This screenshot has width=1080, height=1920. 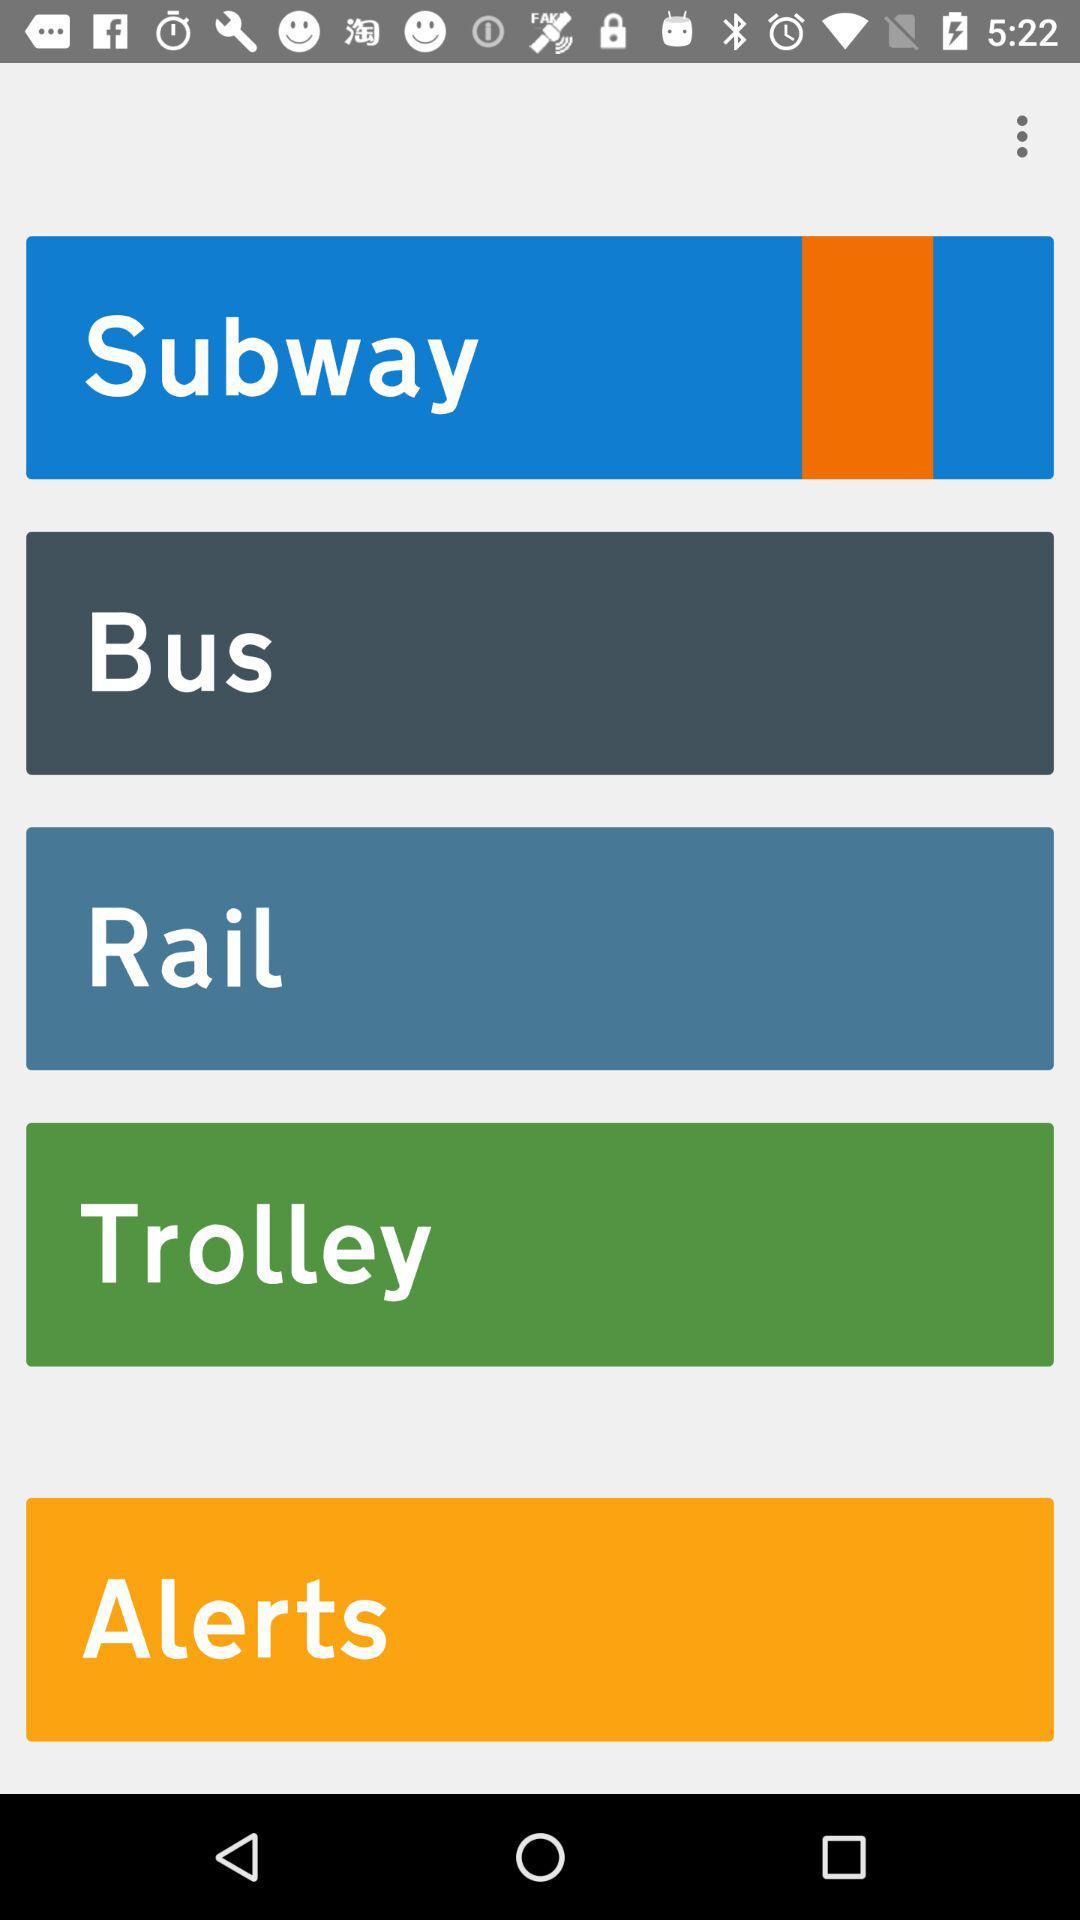 I want to click on bus item, so click(x=540, y=653).